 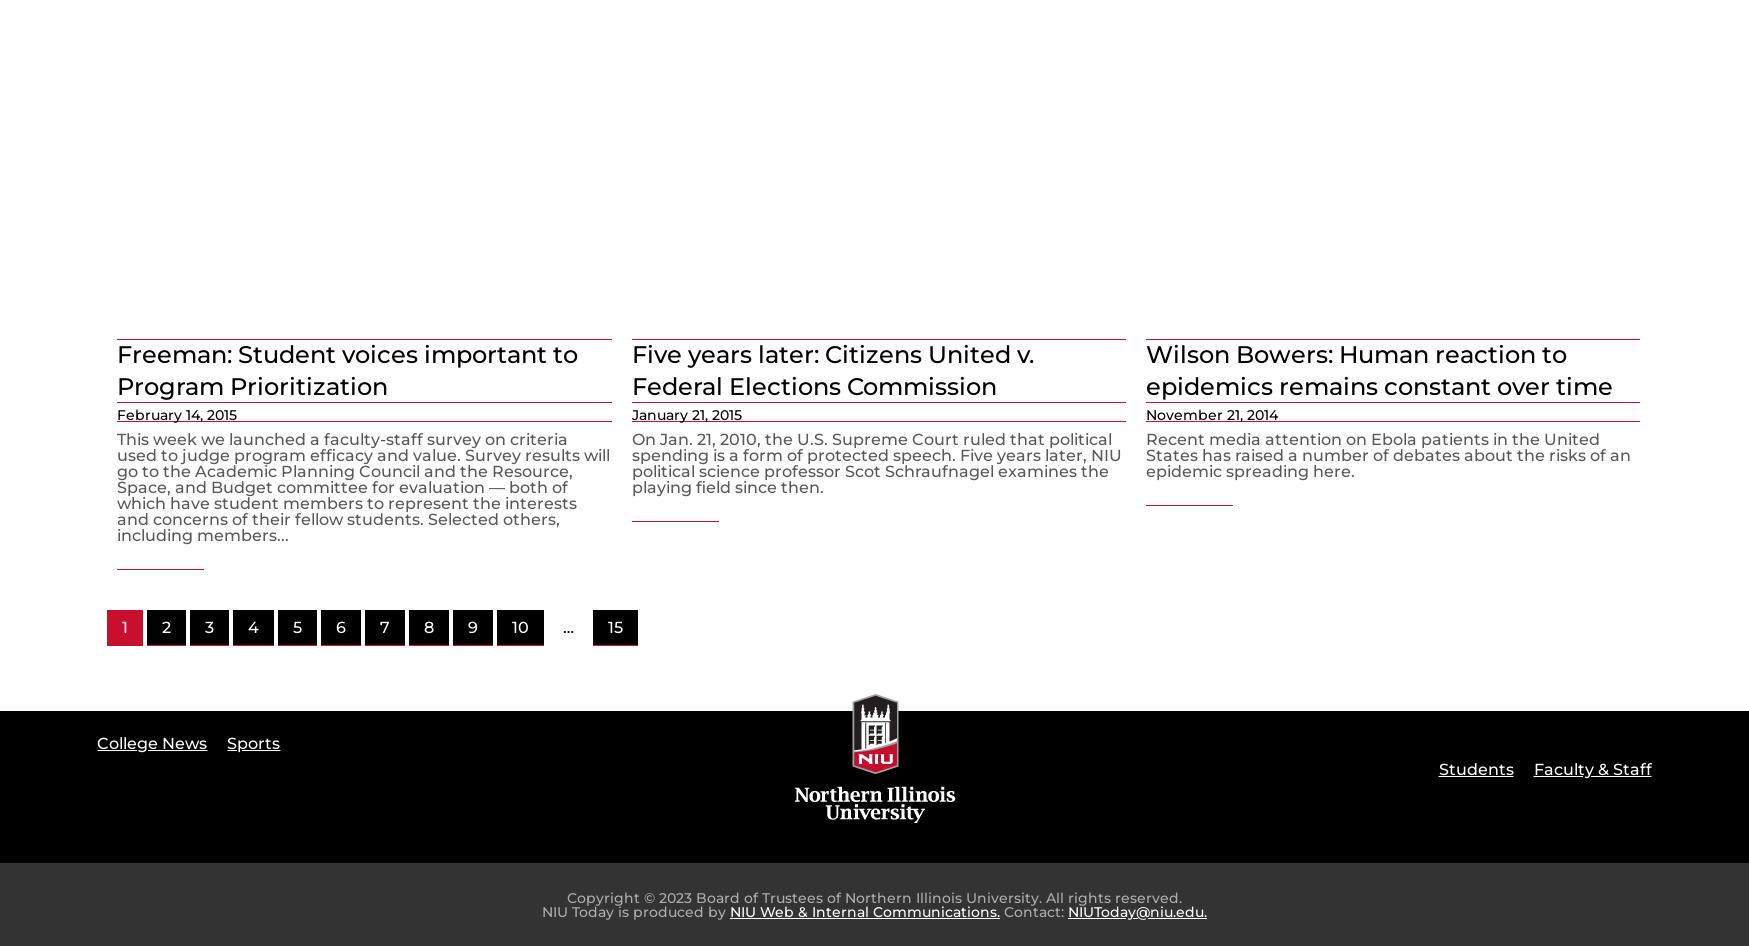 I want to click on 'January 21, 2015', so click(x=684, y=414).